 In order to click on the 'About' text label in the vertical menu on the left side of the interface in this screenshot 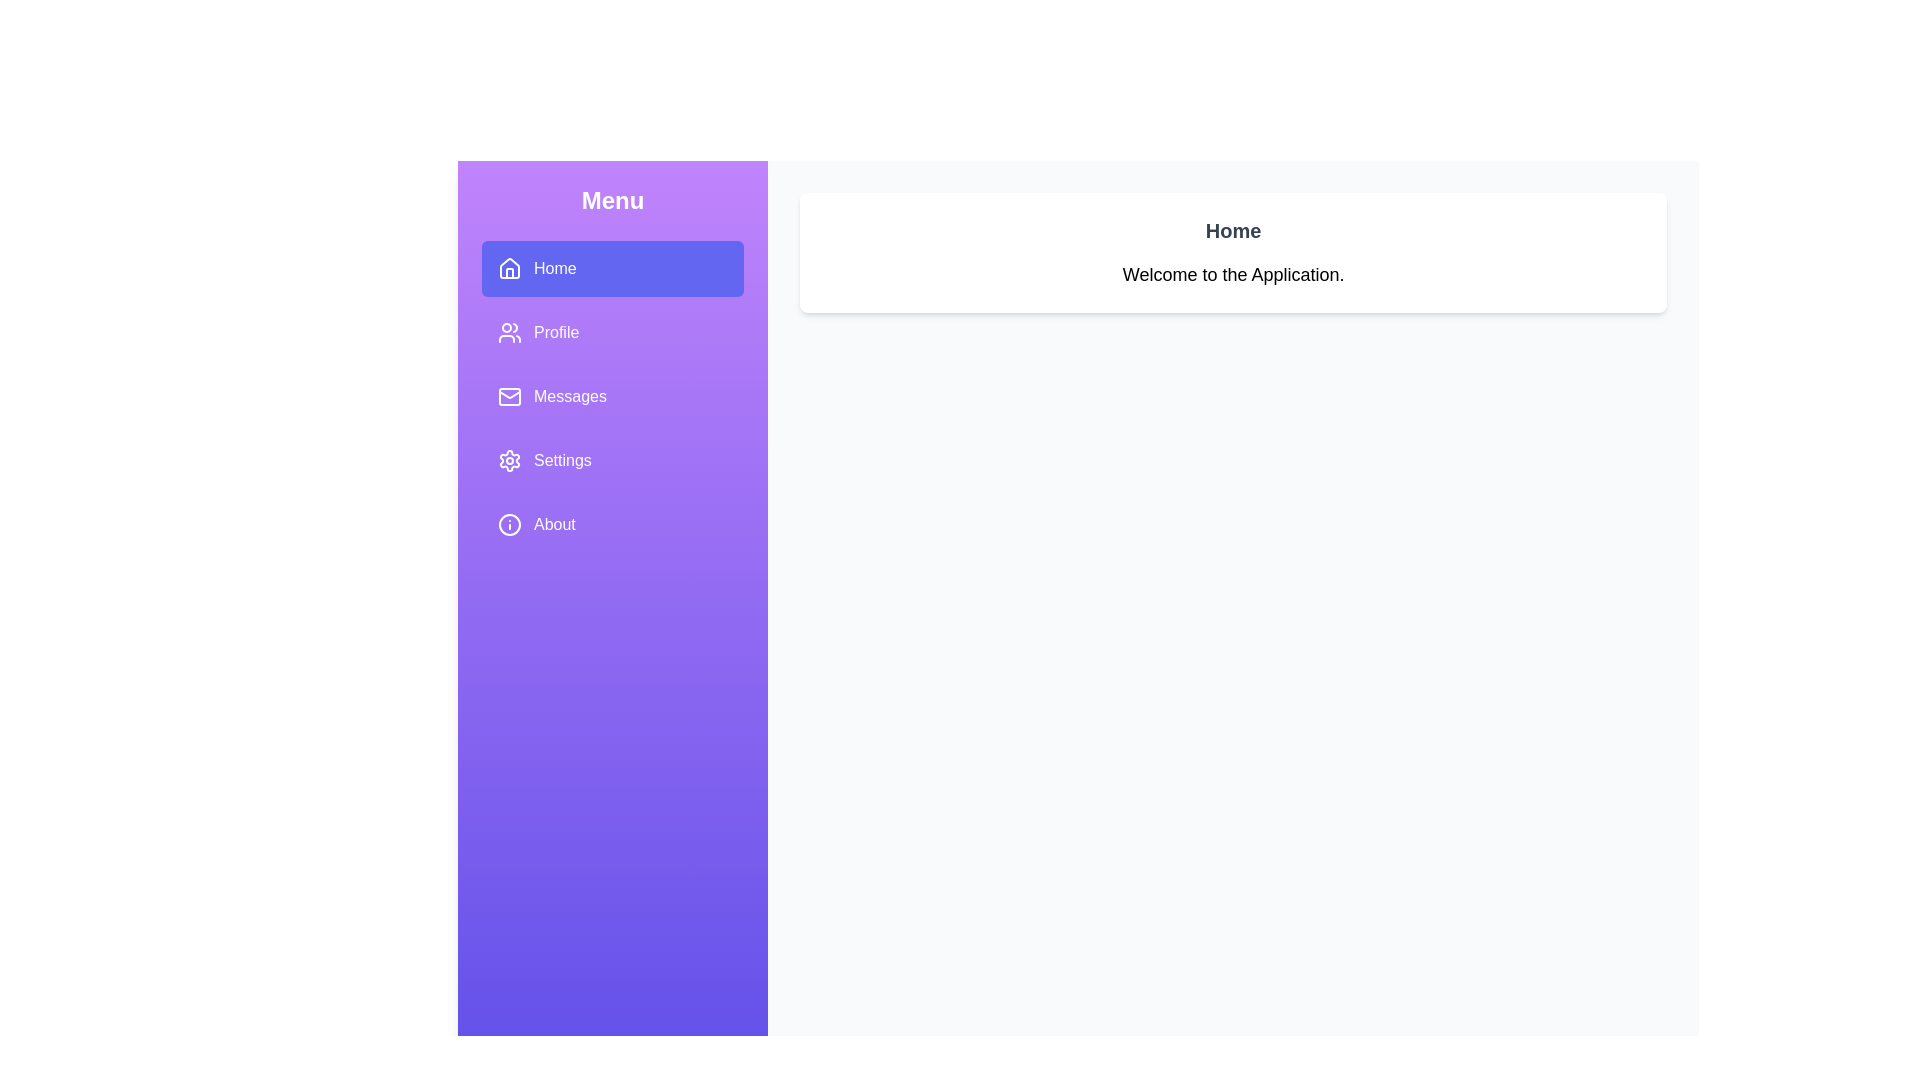, I will do `click(554, 523)`.